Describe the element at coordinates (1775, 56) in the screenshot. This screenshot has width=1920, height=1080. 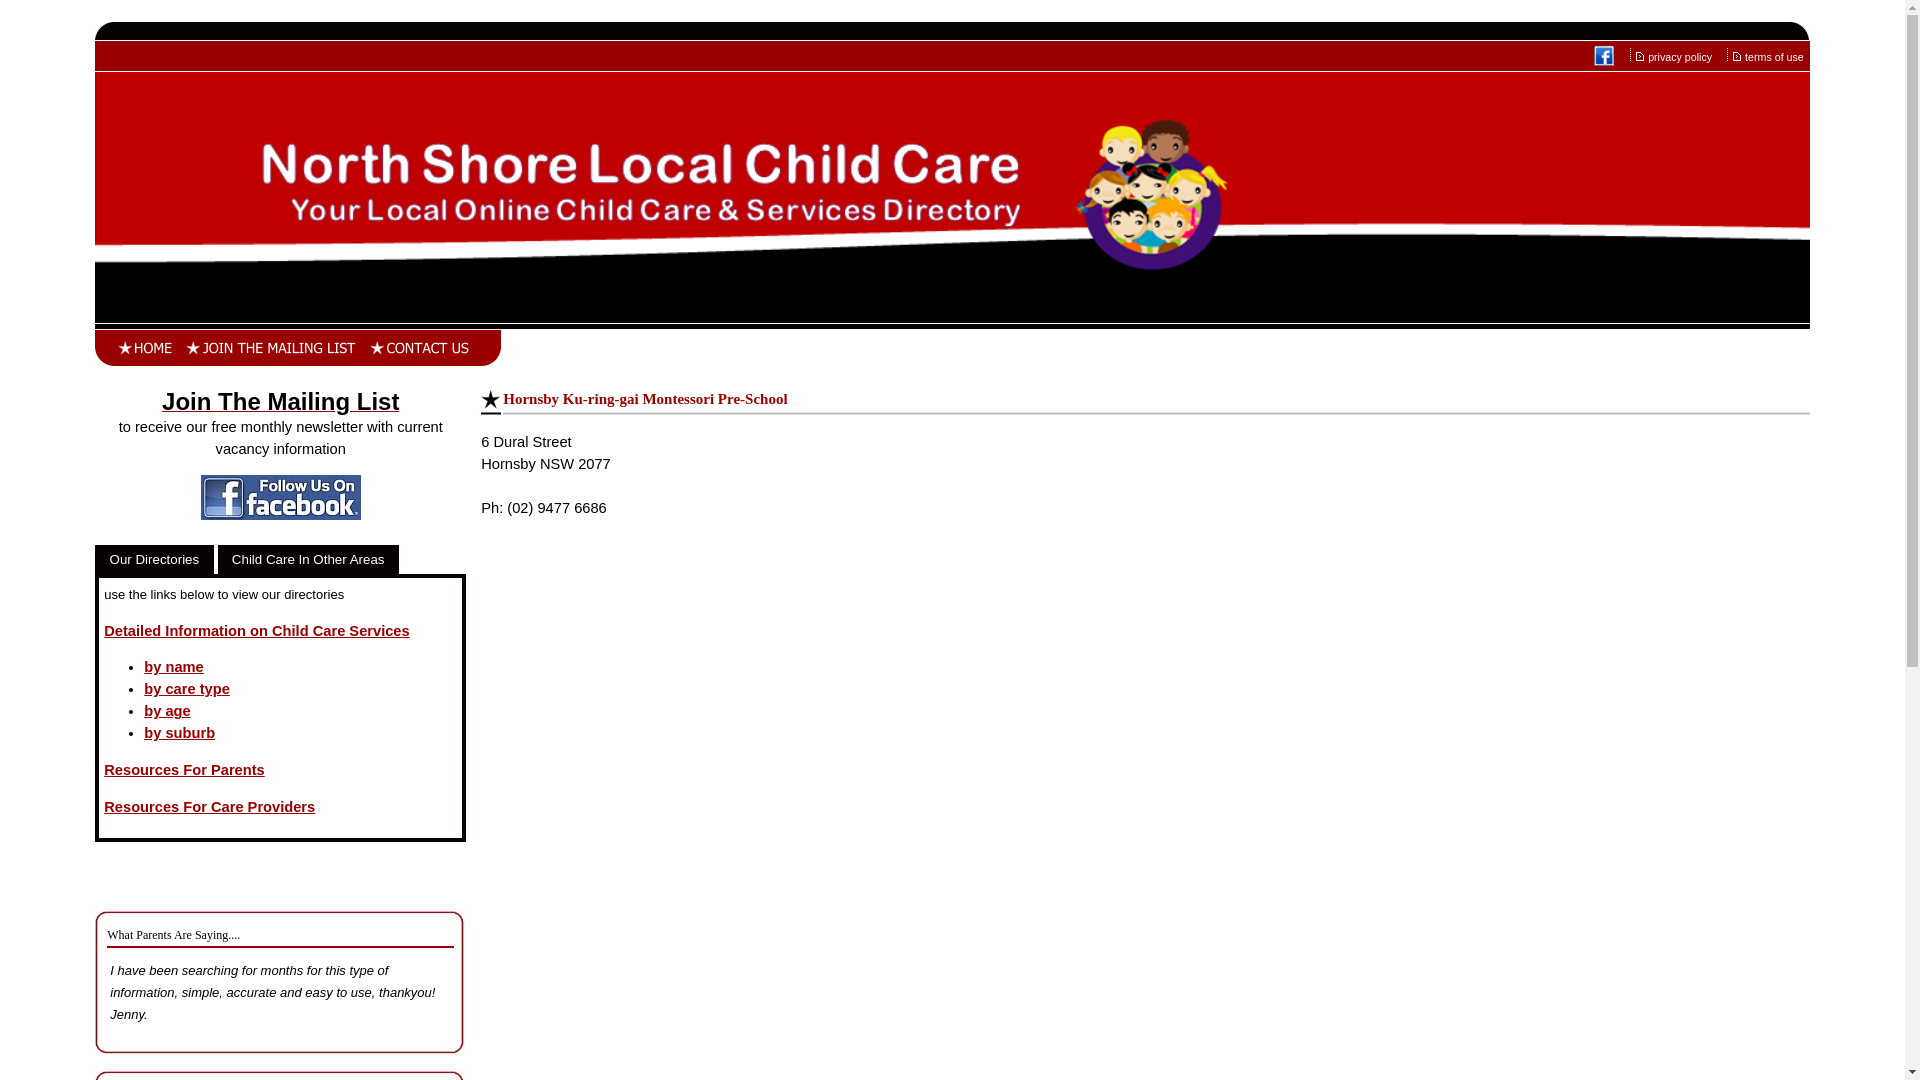
I see `'terms of use'` at that location.